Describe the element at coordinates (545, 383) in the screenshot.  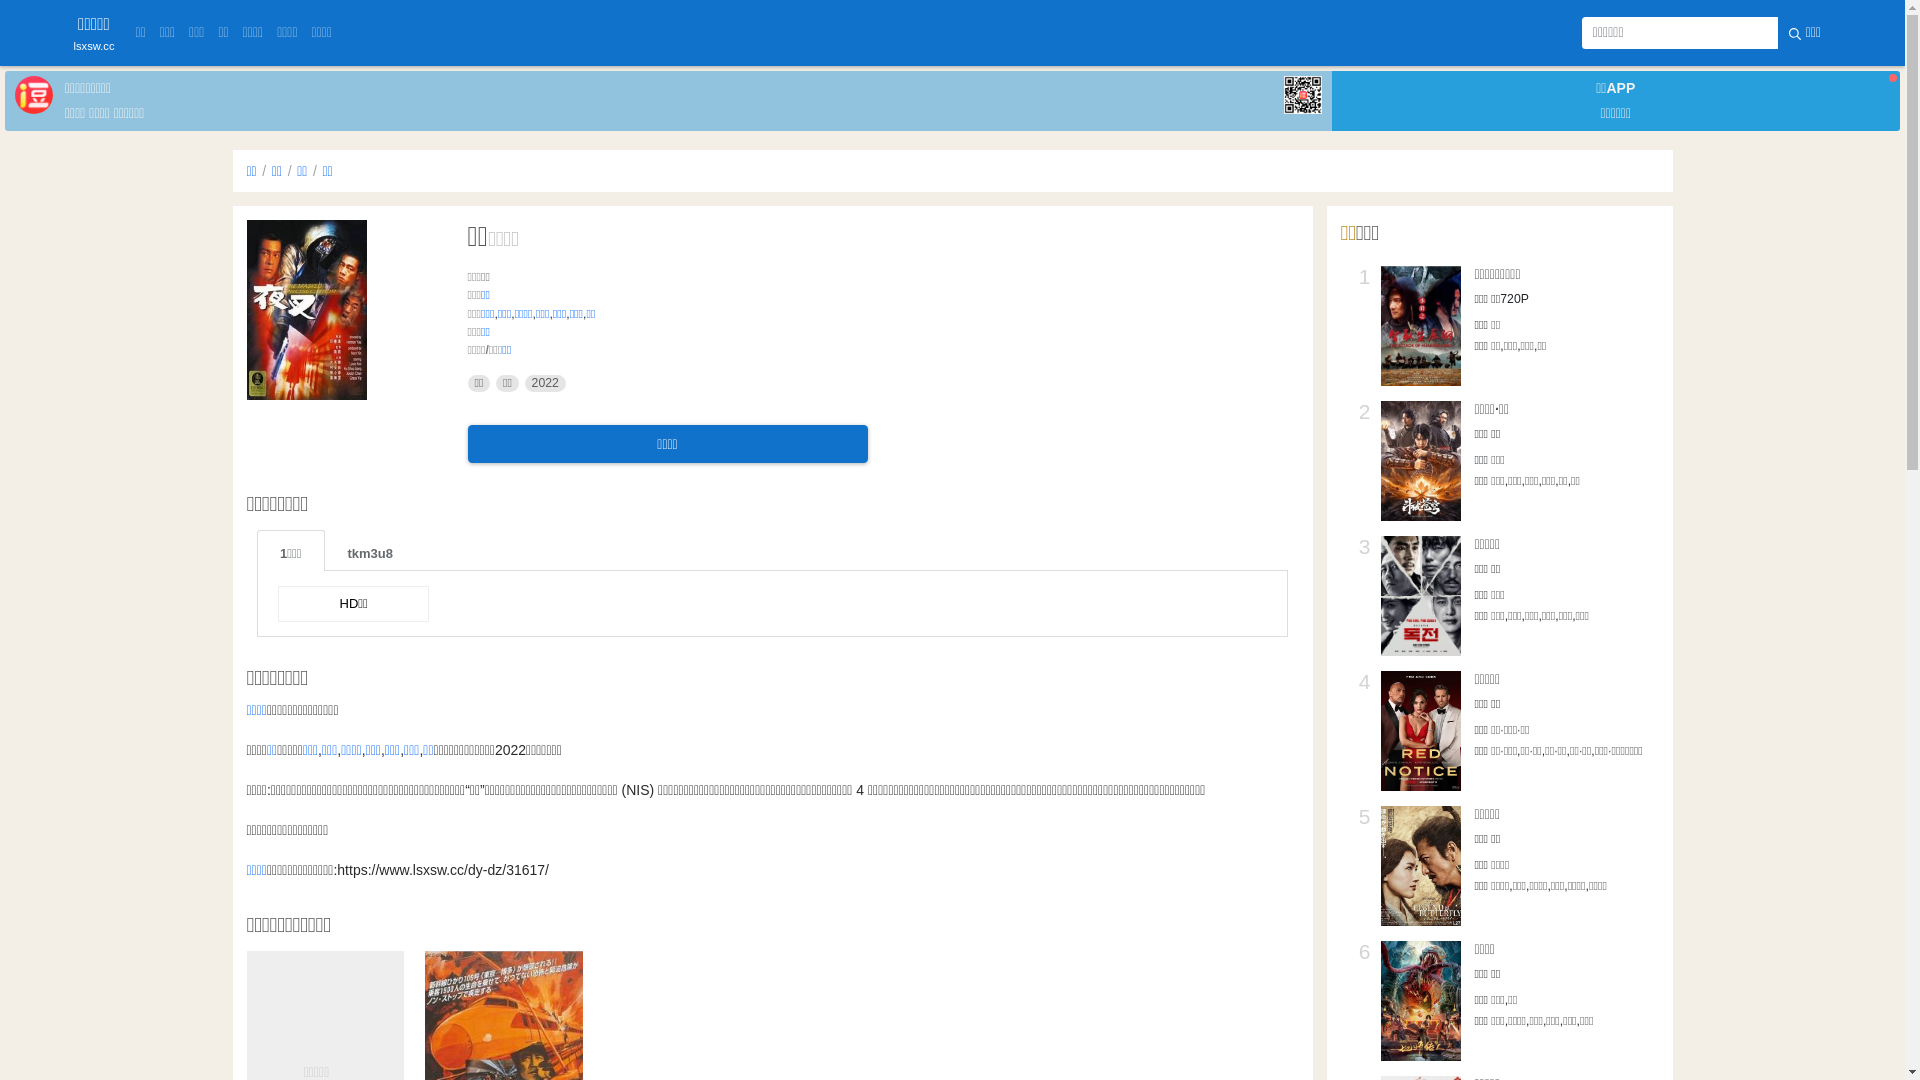
I see `'2022'` at that location.